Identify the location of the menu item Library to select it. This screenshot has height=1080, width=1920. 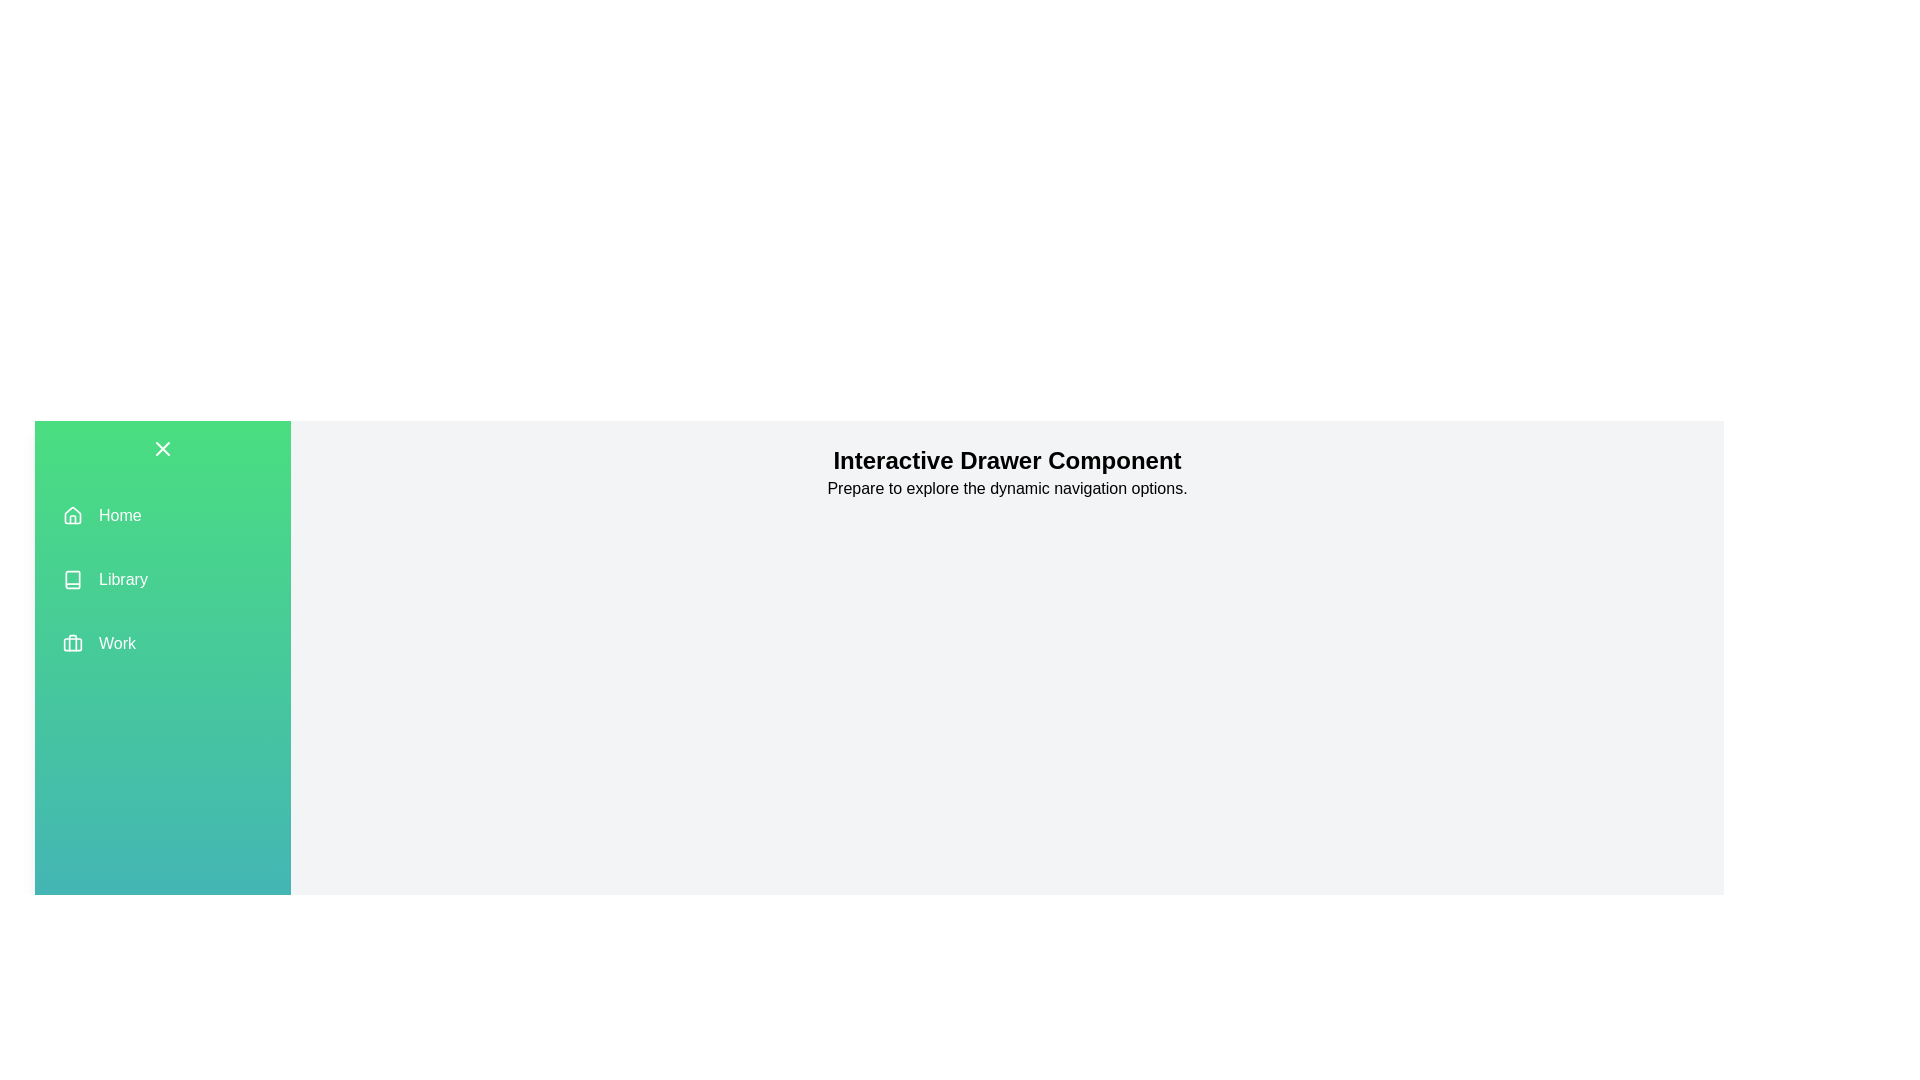
(163, 579).